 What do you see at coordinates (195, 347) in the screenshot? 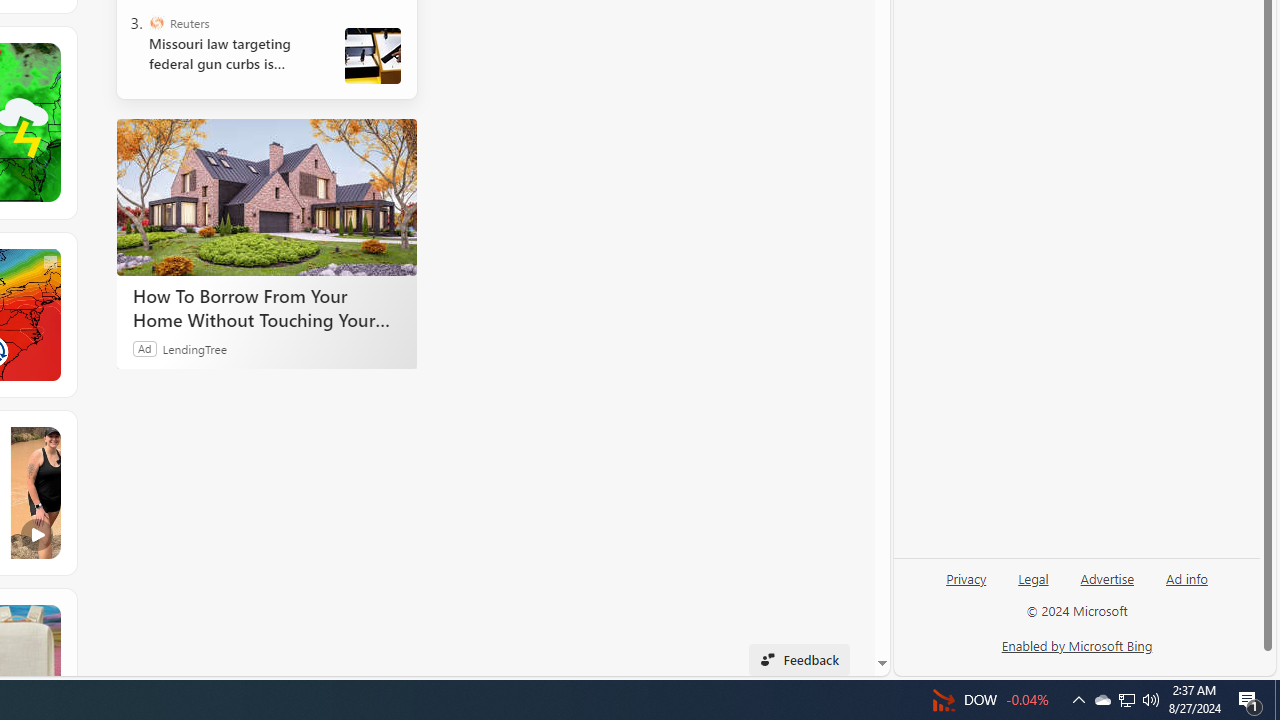
I see `'LendingTree'` at bounding box center [195, 347].